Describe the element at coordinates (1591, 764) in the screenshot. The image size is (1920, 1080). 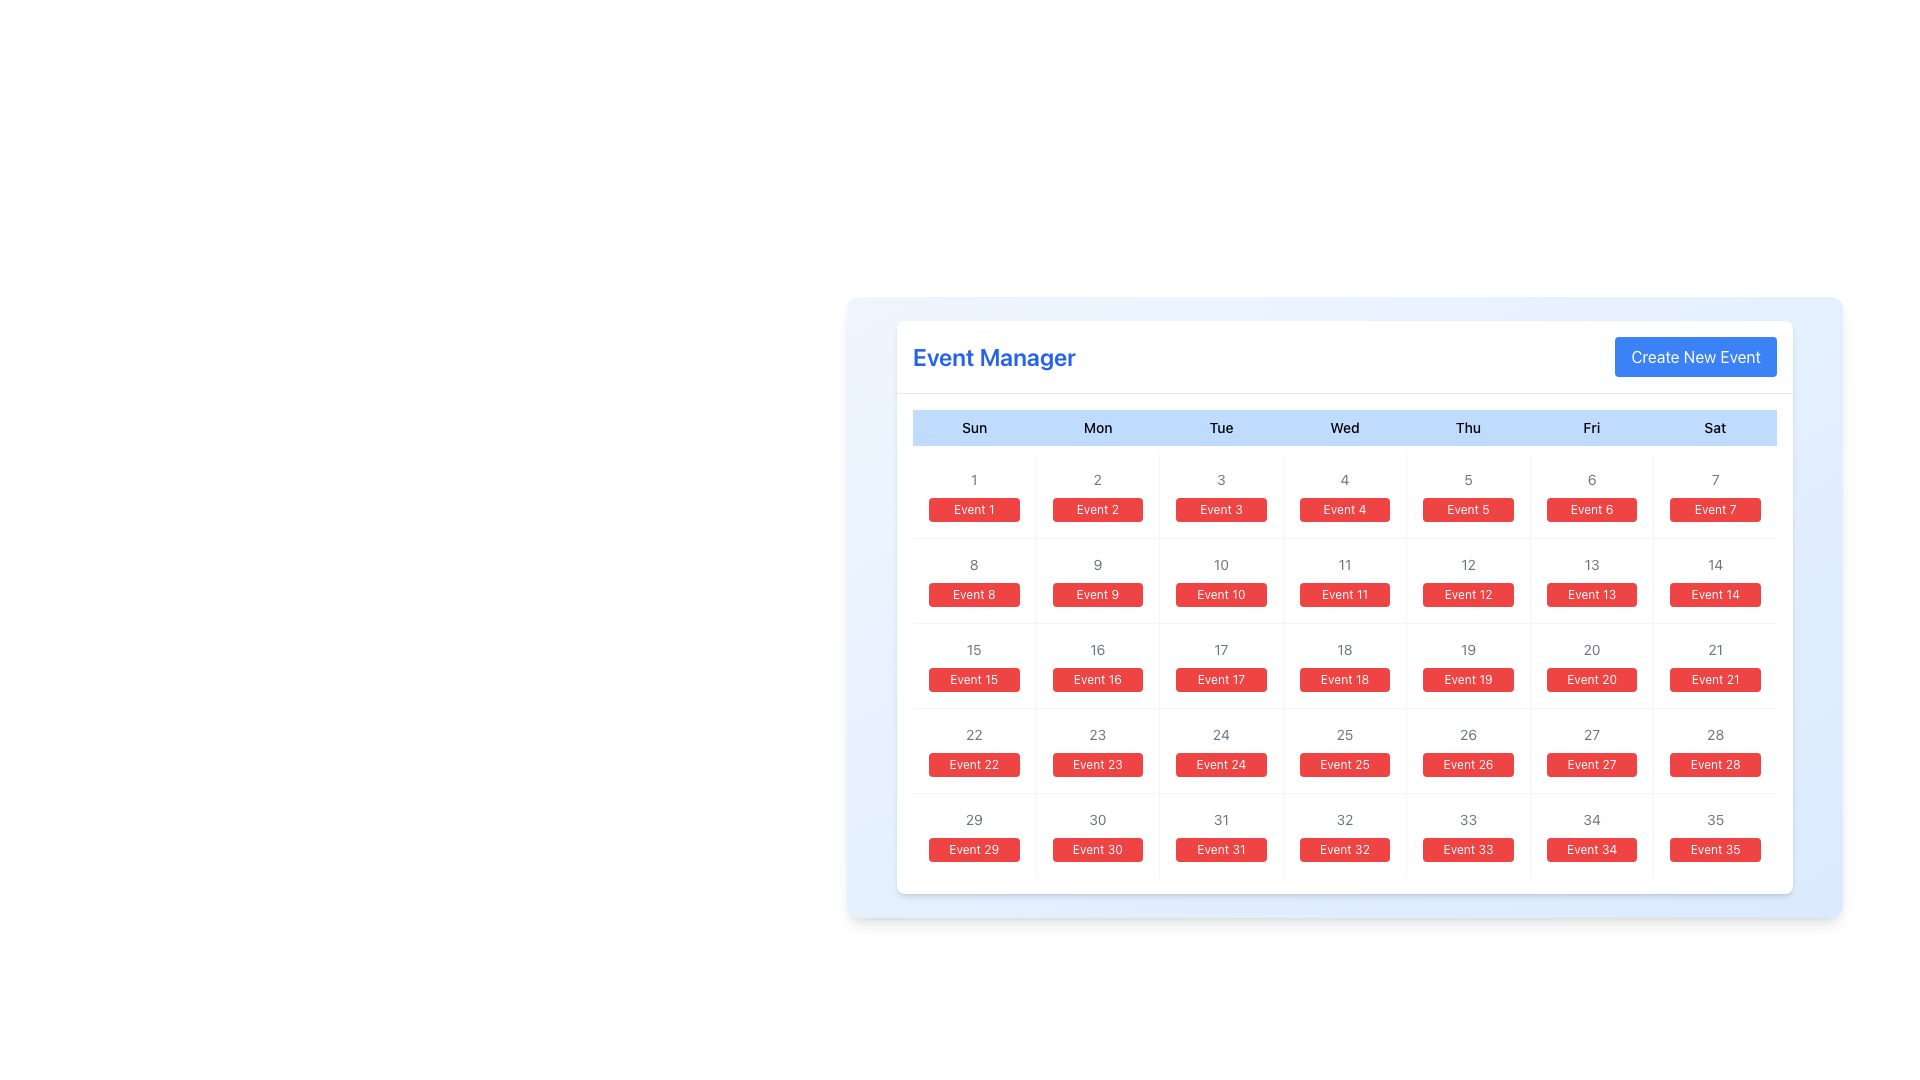
I see `the button-like label in the calendar view that indicates an event on the 27th day of the month` at that location.